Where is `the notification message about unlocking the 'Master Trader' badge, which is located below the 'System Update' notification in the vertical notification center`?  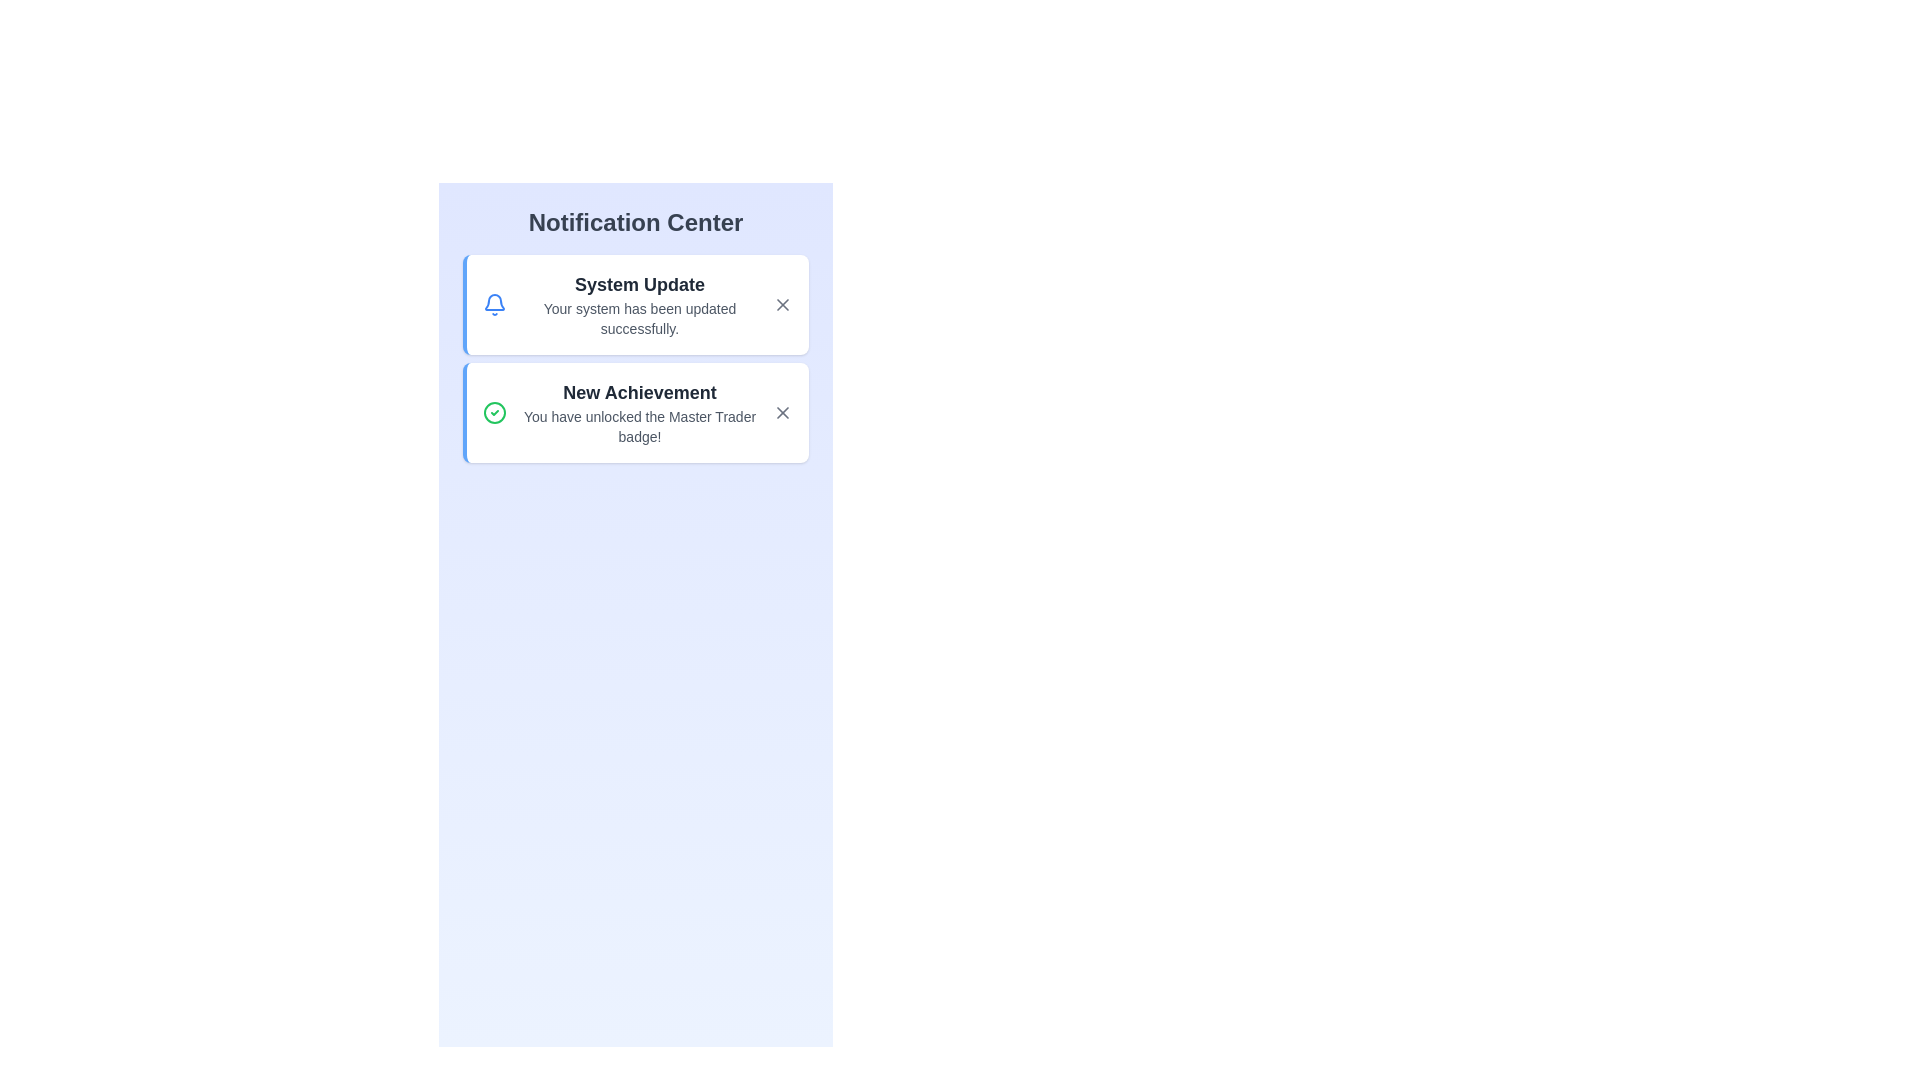
the notification message about unlocking the 'Master Trader' badge, which is located below the 'System Update' notification in the vertical notification center is located at coordinates (638, 411).